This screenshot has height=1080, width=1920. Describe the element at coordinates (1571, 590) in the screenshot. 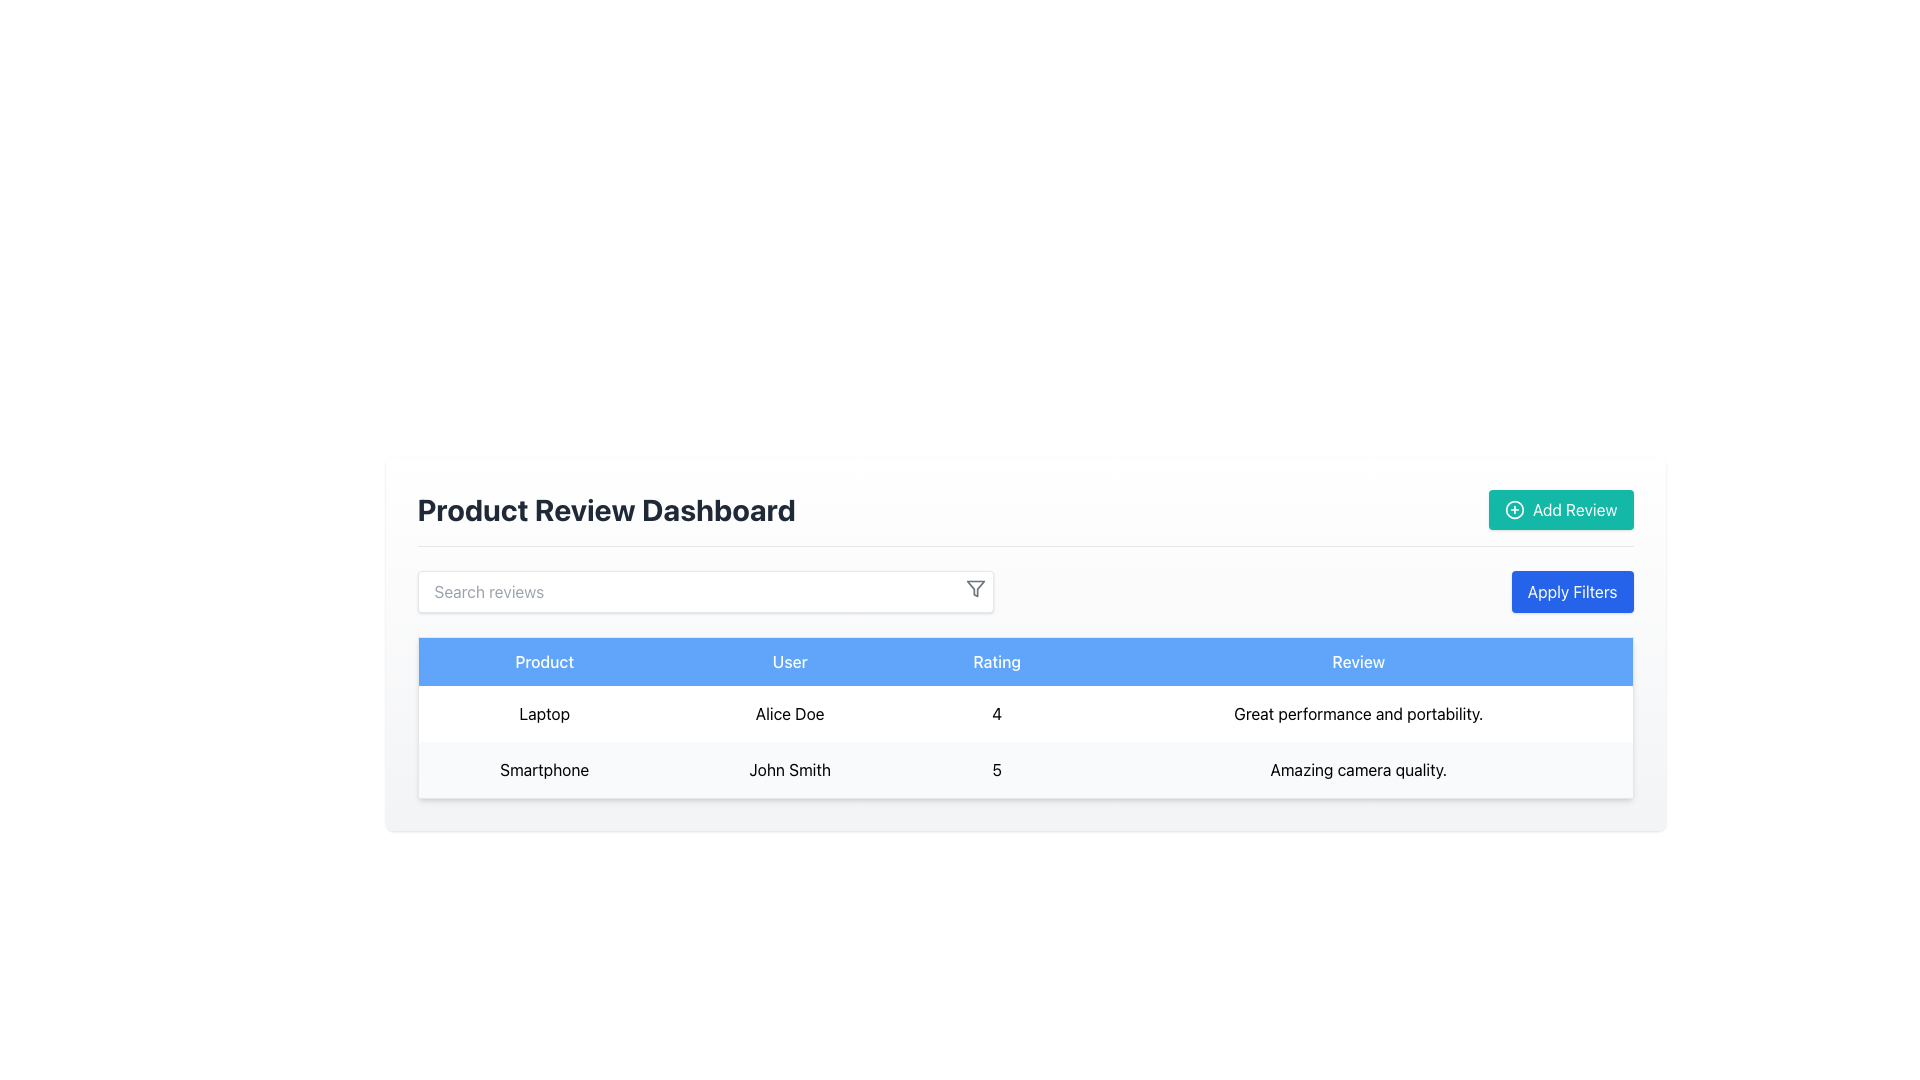

I see `the 'Apply Filters' button located in the top-right corner of the section containing a table to apply filters` at that location.